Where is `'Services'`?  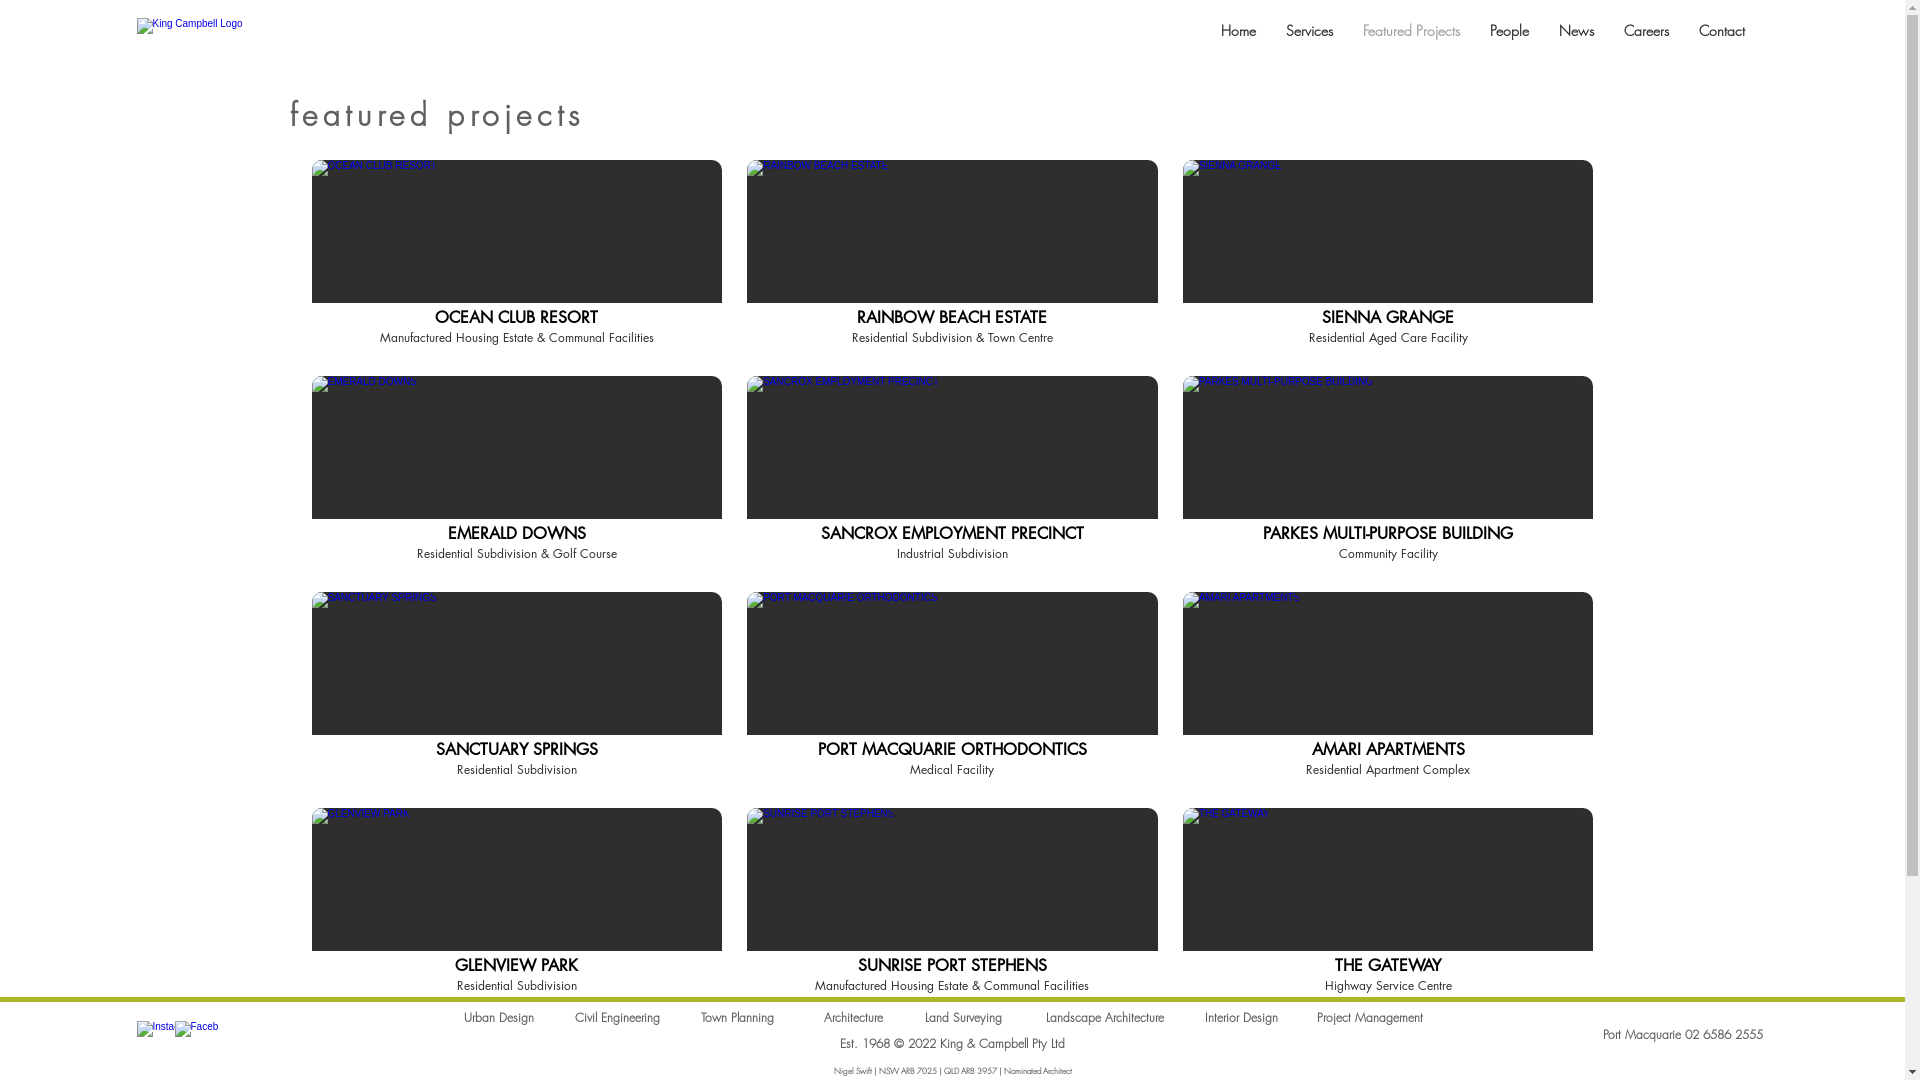
'Services' is located at coordinates (1308, 30).